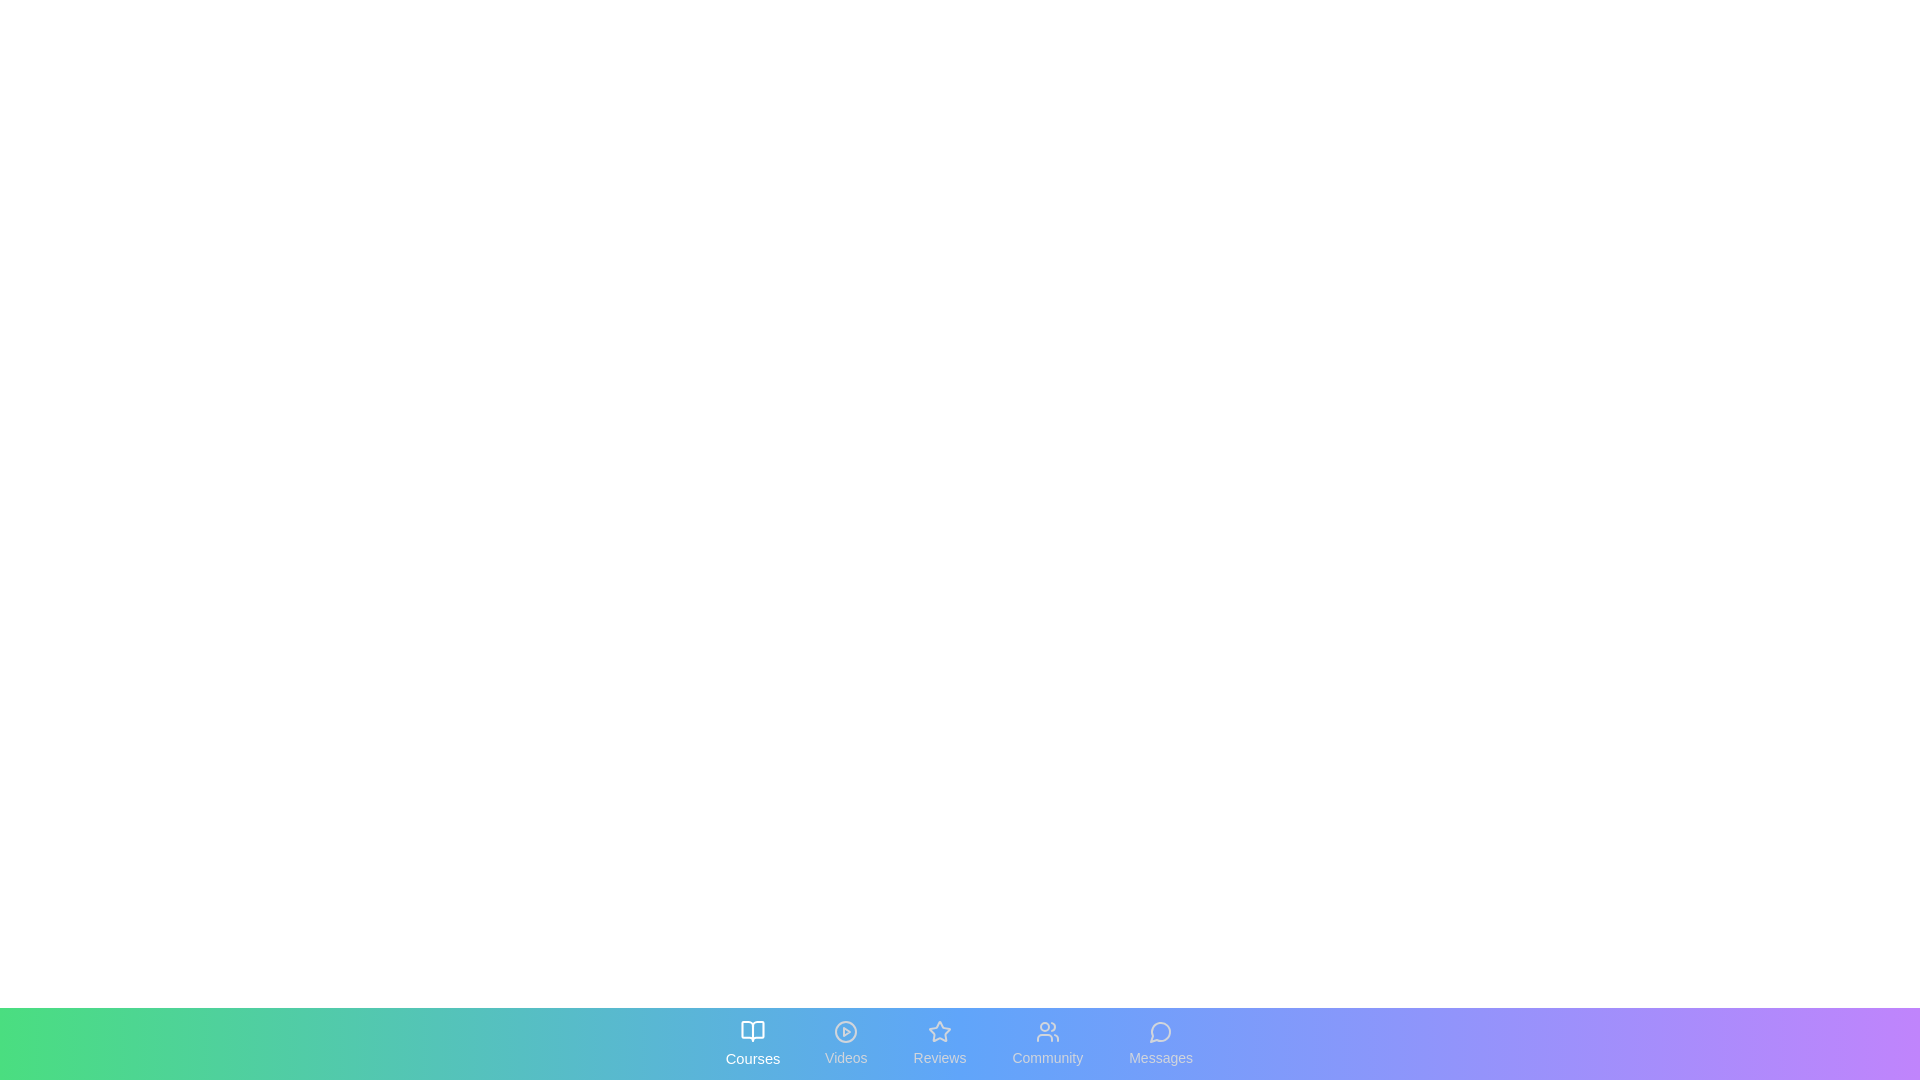 This screenshot has height=1080, width=1920. I want to click on the tab labeled Videos to reveal its interactive state, so click(845, 1043).